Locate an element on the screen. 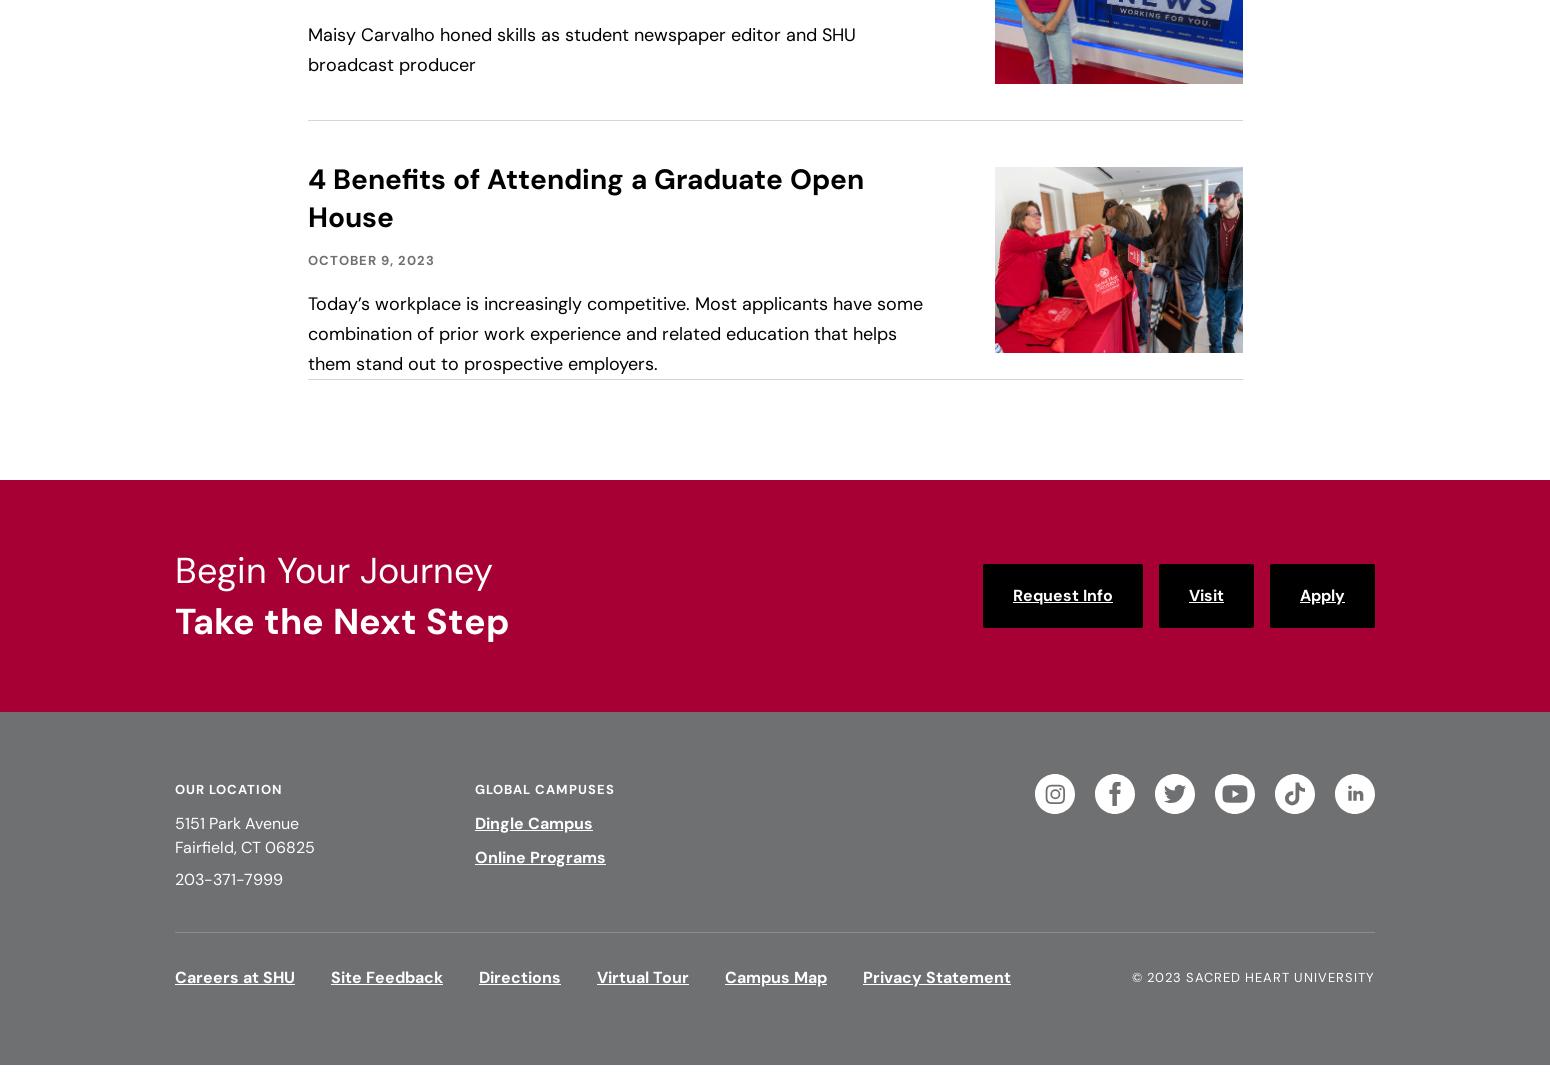  '4 Benefits of Attending a Graduate Open House' is located at coordinates (584, 198).